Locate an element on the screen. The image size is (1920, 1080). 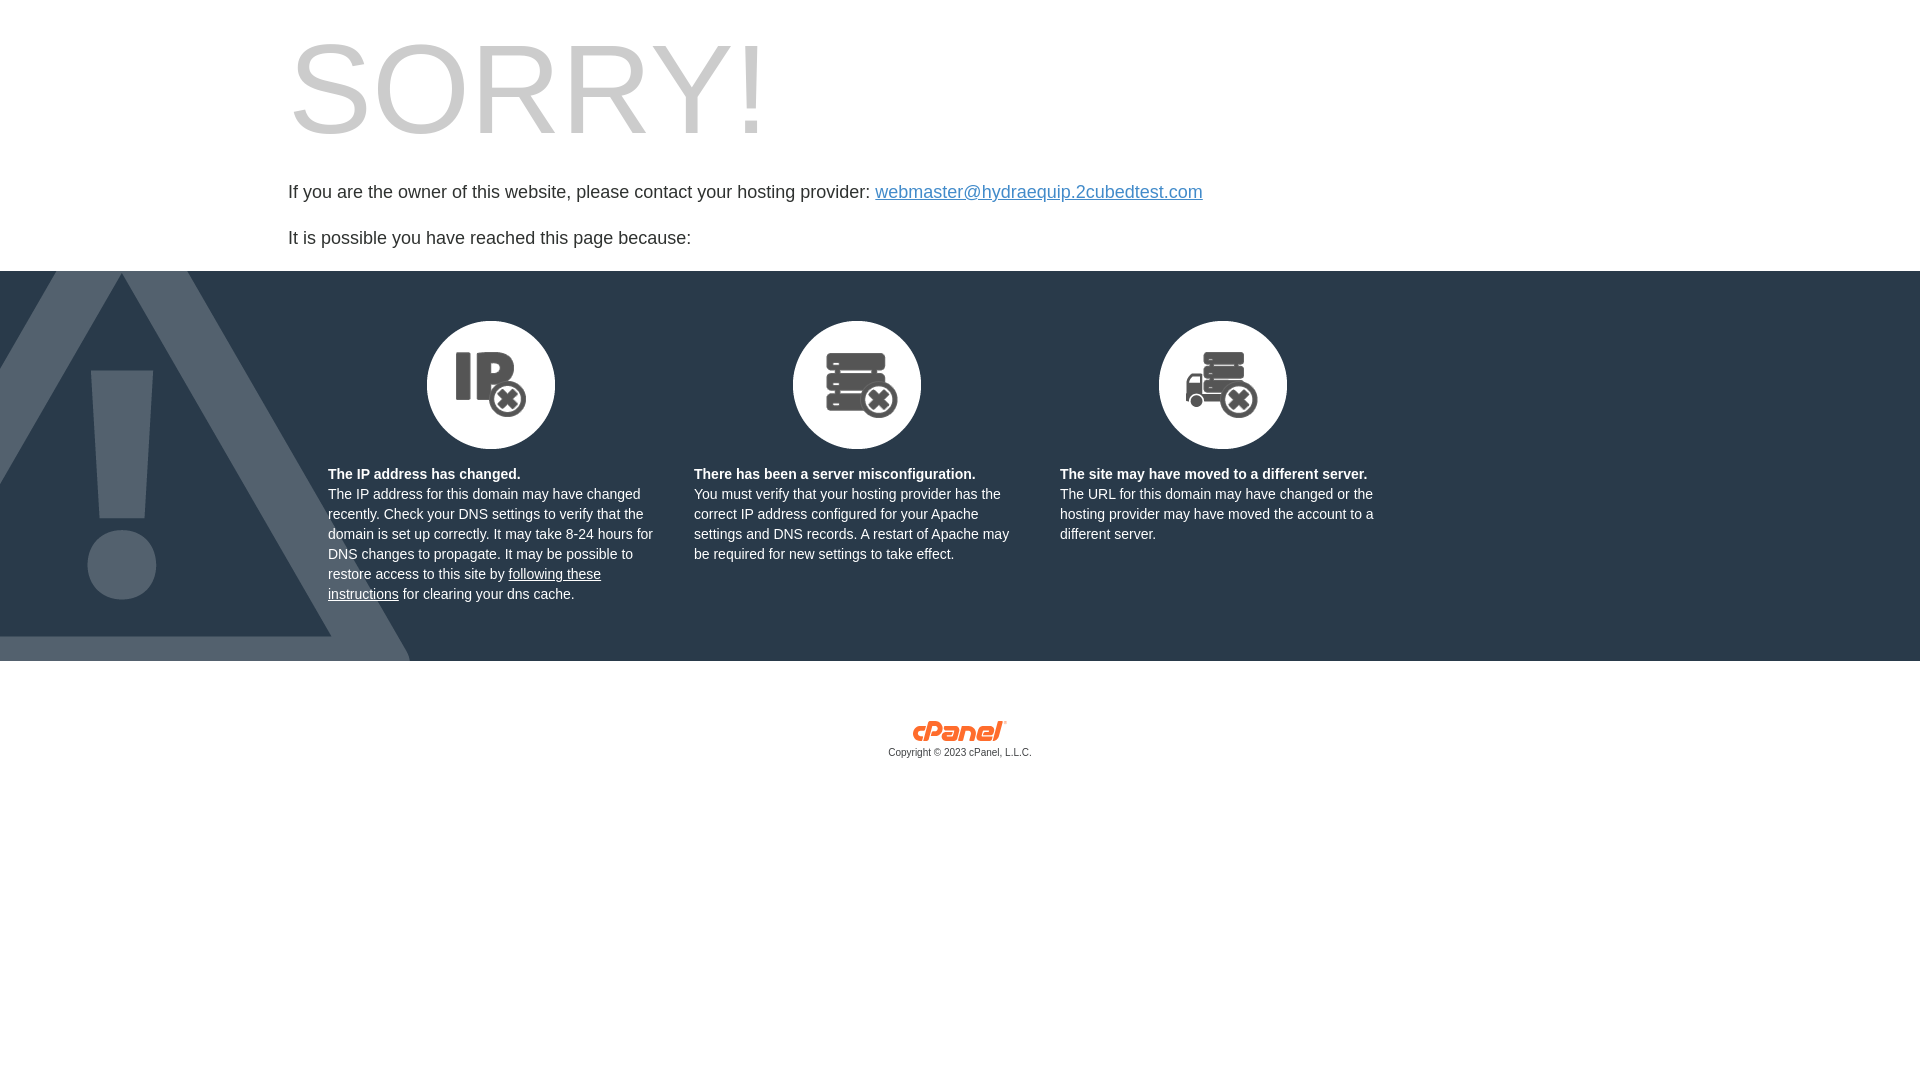
'webmaster@hydraequip.2cubedtest.com' is located at coordinates (1038, 192).